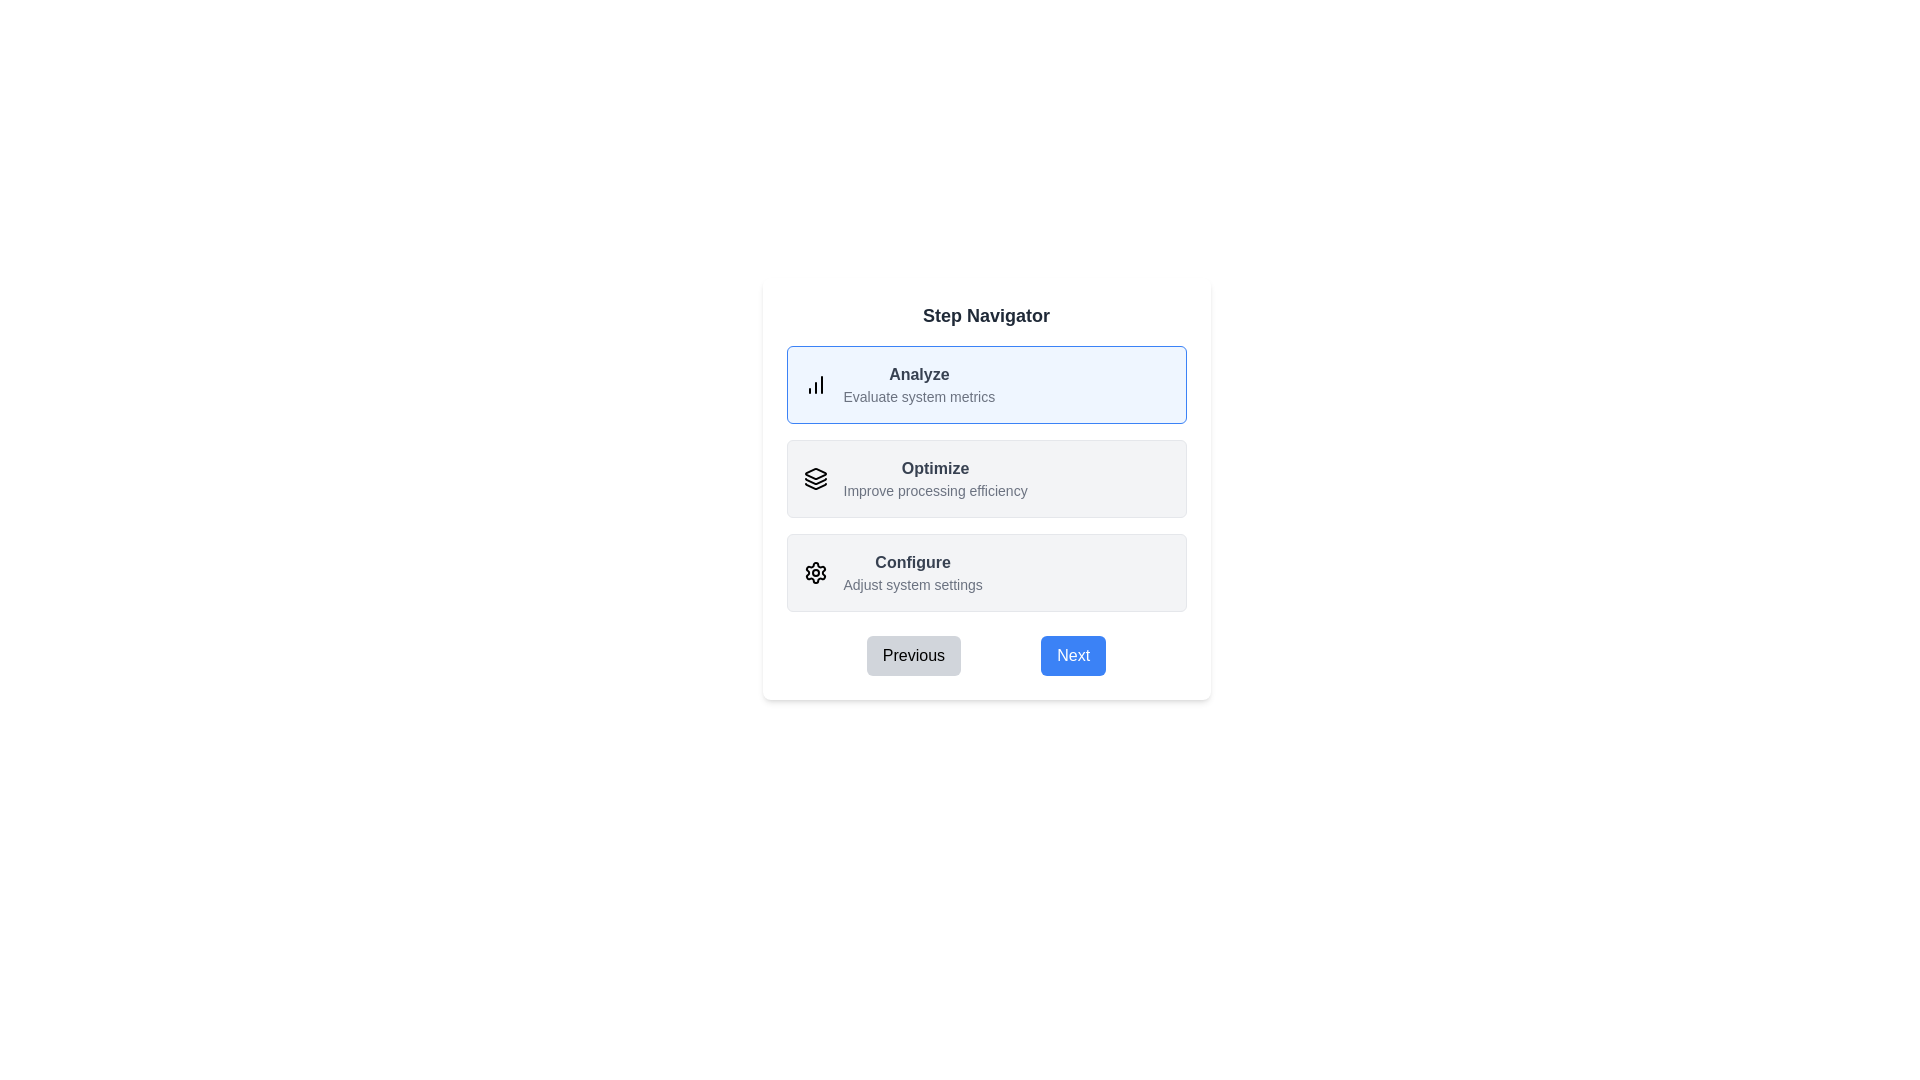 The height and width of the screenshot is (1080, 1920). Describe the element at coordinates (815, 573) in the screenshot. I see `the gear-like icon located at the bottom of the 'Configure' button area` at that location.